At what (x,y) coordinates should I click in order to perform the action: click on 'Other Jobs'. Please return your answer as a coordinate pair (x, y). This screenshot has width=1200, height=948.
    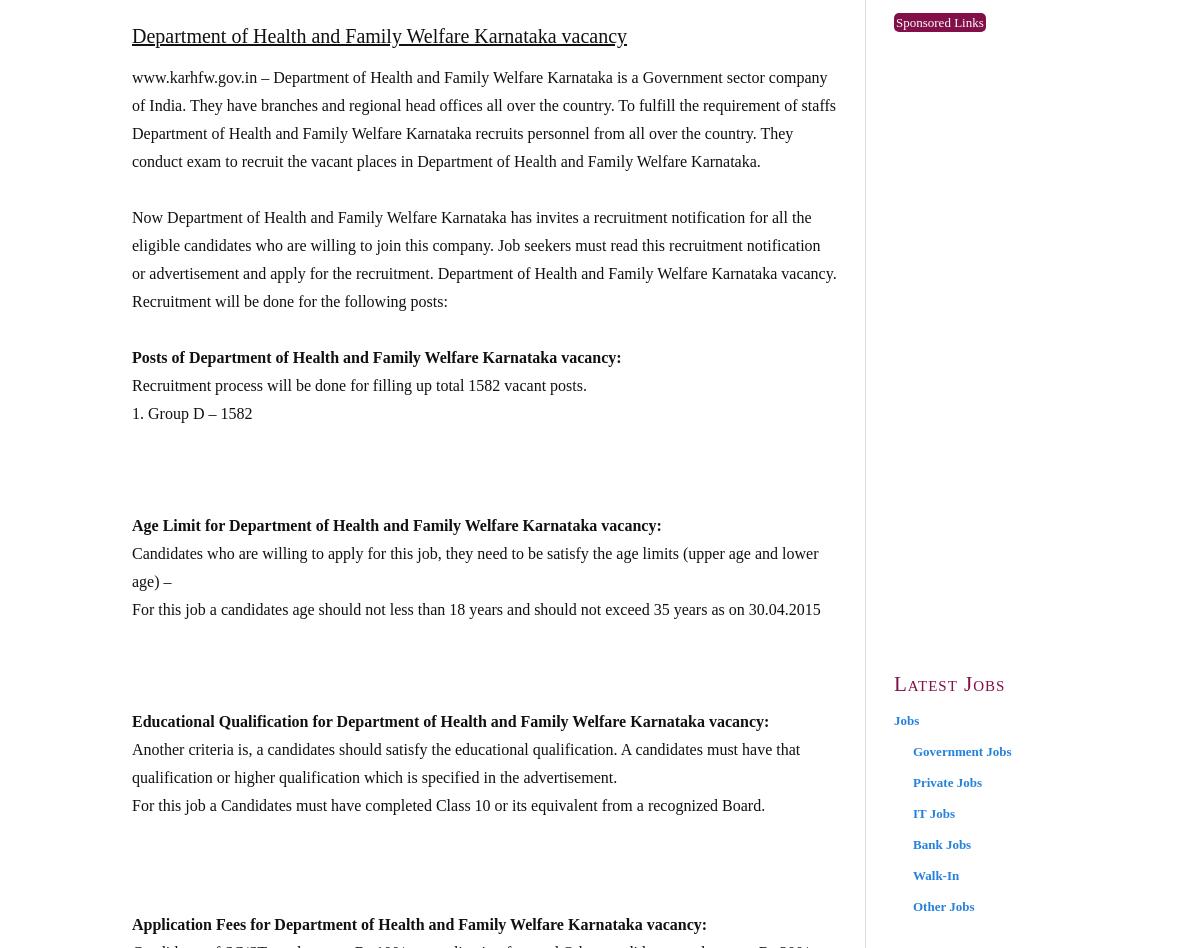
    Looking at the image, I should click on (943, 905).